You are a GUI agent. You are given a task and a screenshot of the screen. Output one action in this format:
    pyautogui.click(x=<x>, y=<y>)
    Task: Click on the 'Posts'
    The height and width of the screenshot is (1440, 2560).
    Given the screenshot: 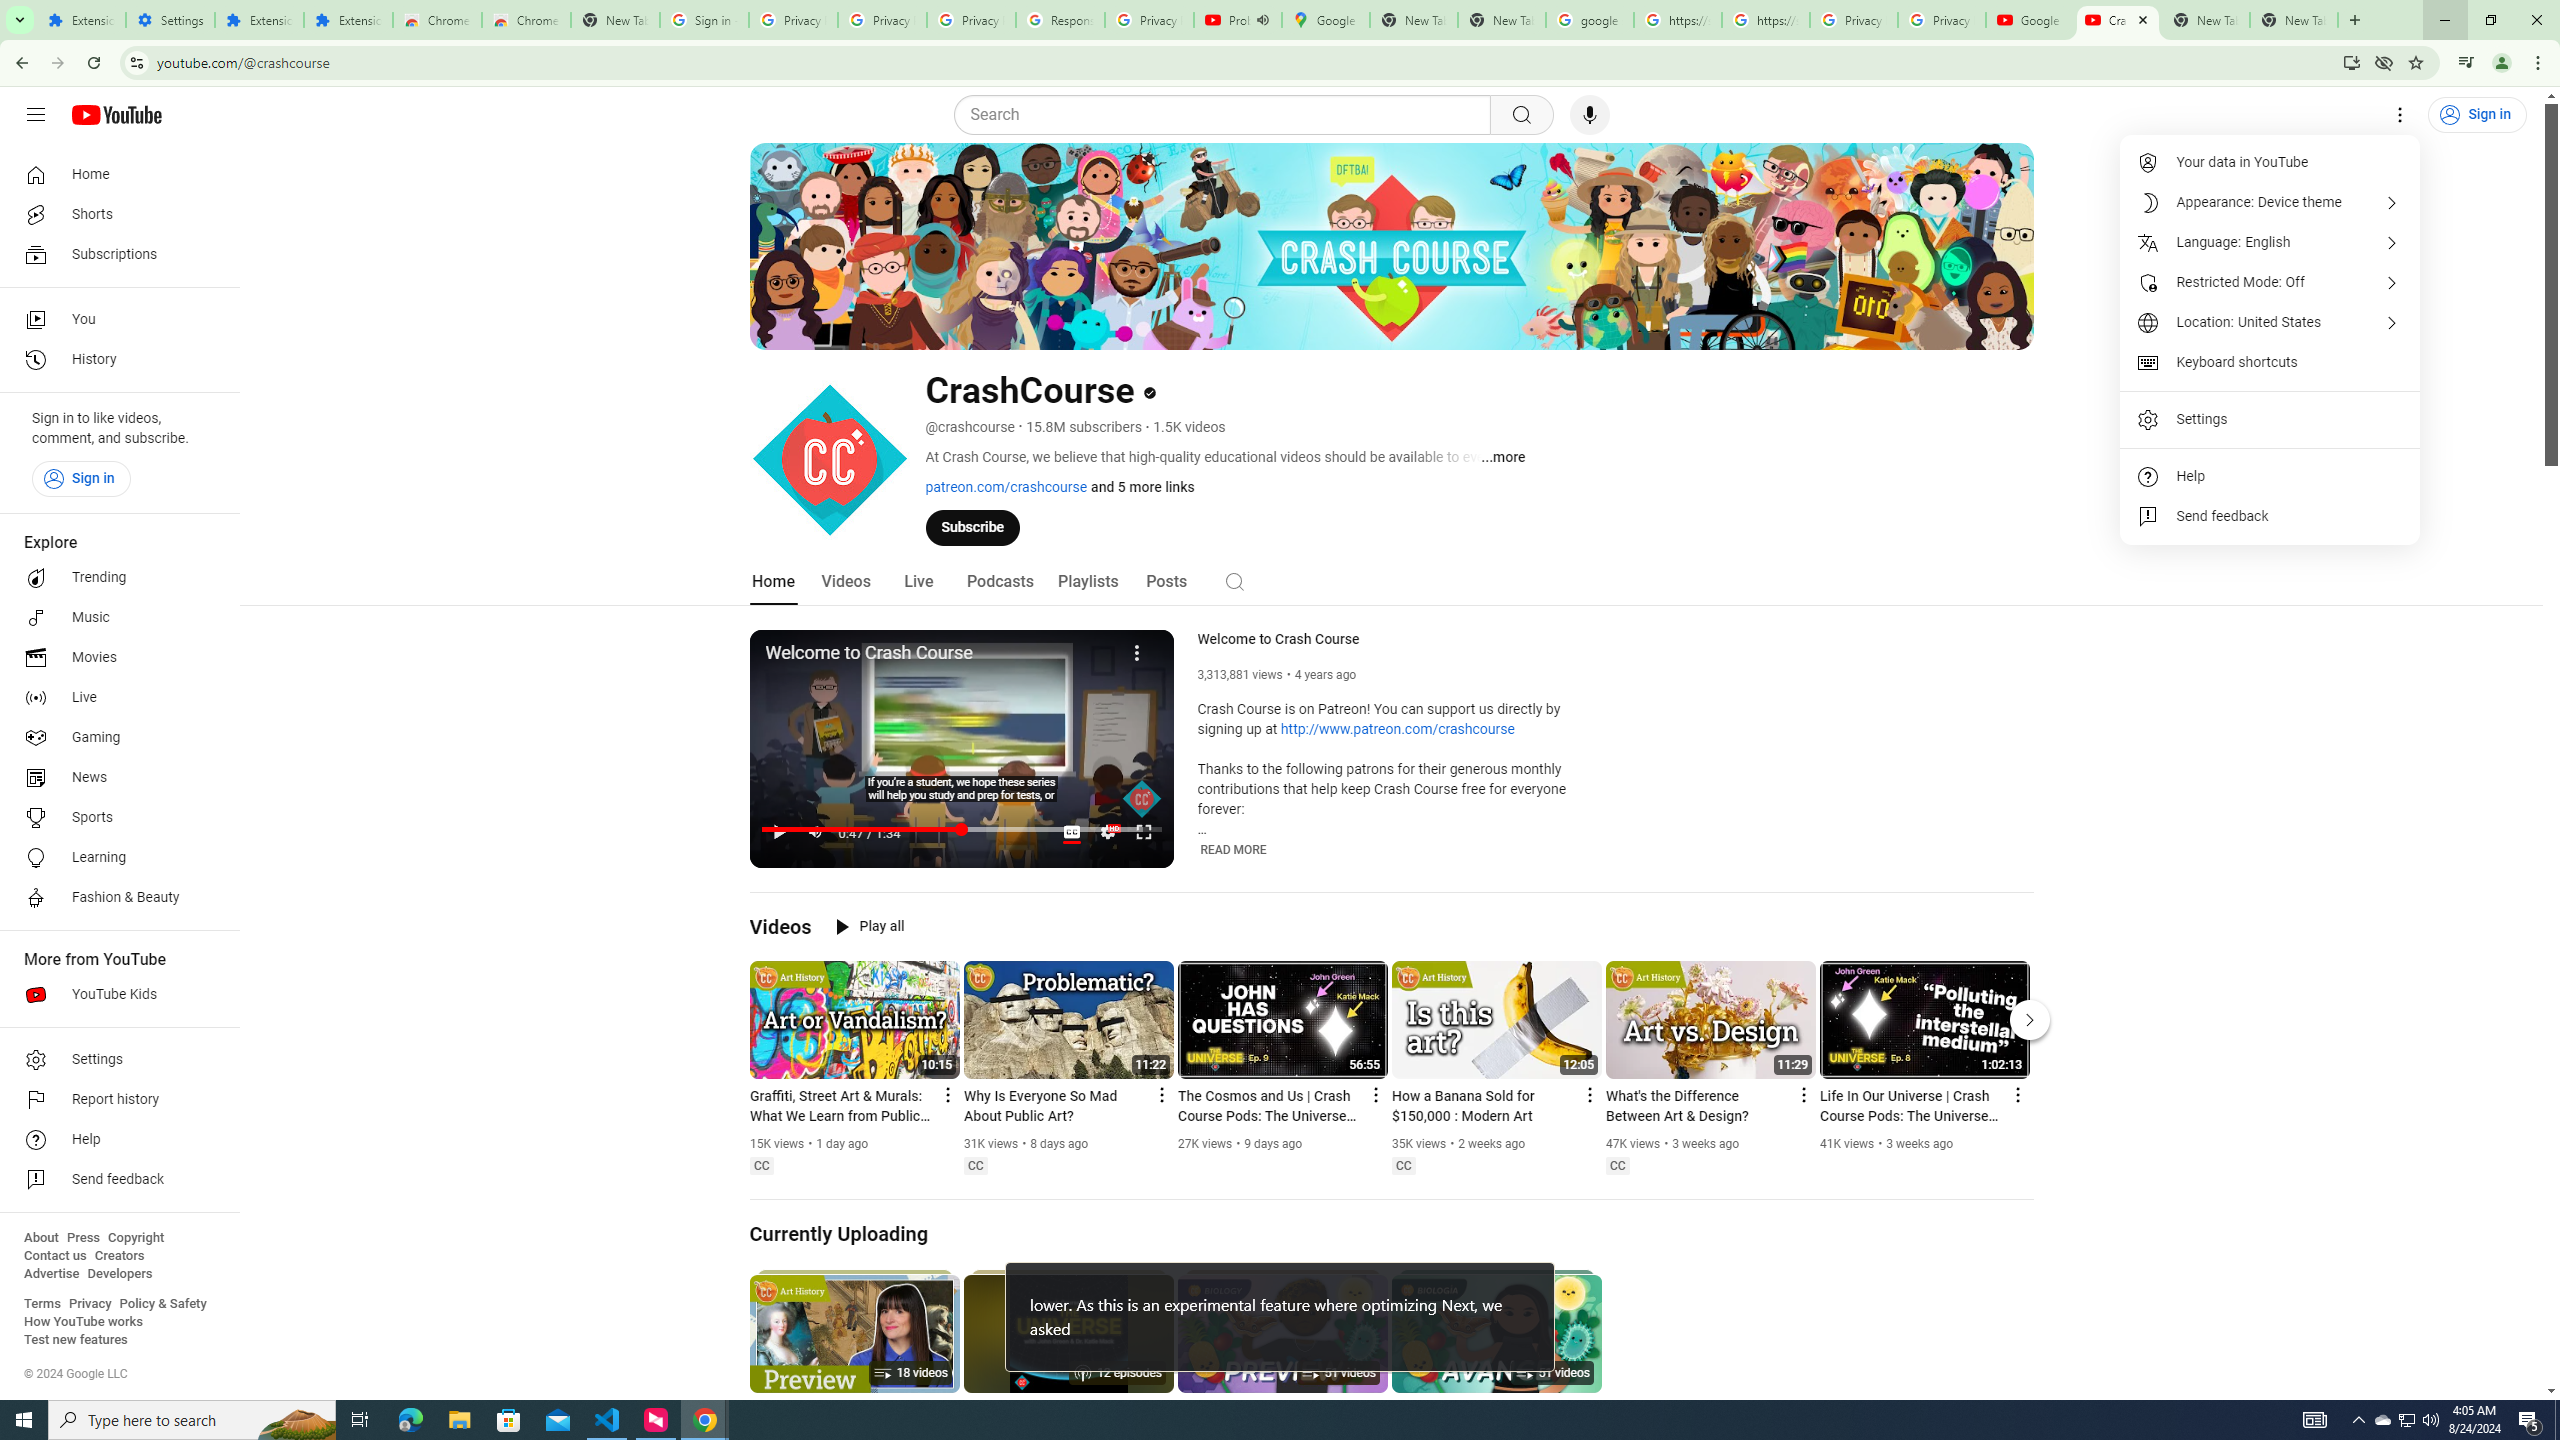 What is the action you would take?
    pyautogui.click(x=1165, y=581)
    